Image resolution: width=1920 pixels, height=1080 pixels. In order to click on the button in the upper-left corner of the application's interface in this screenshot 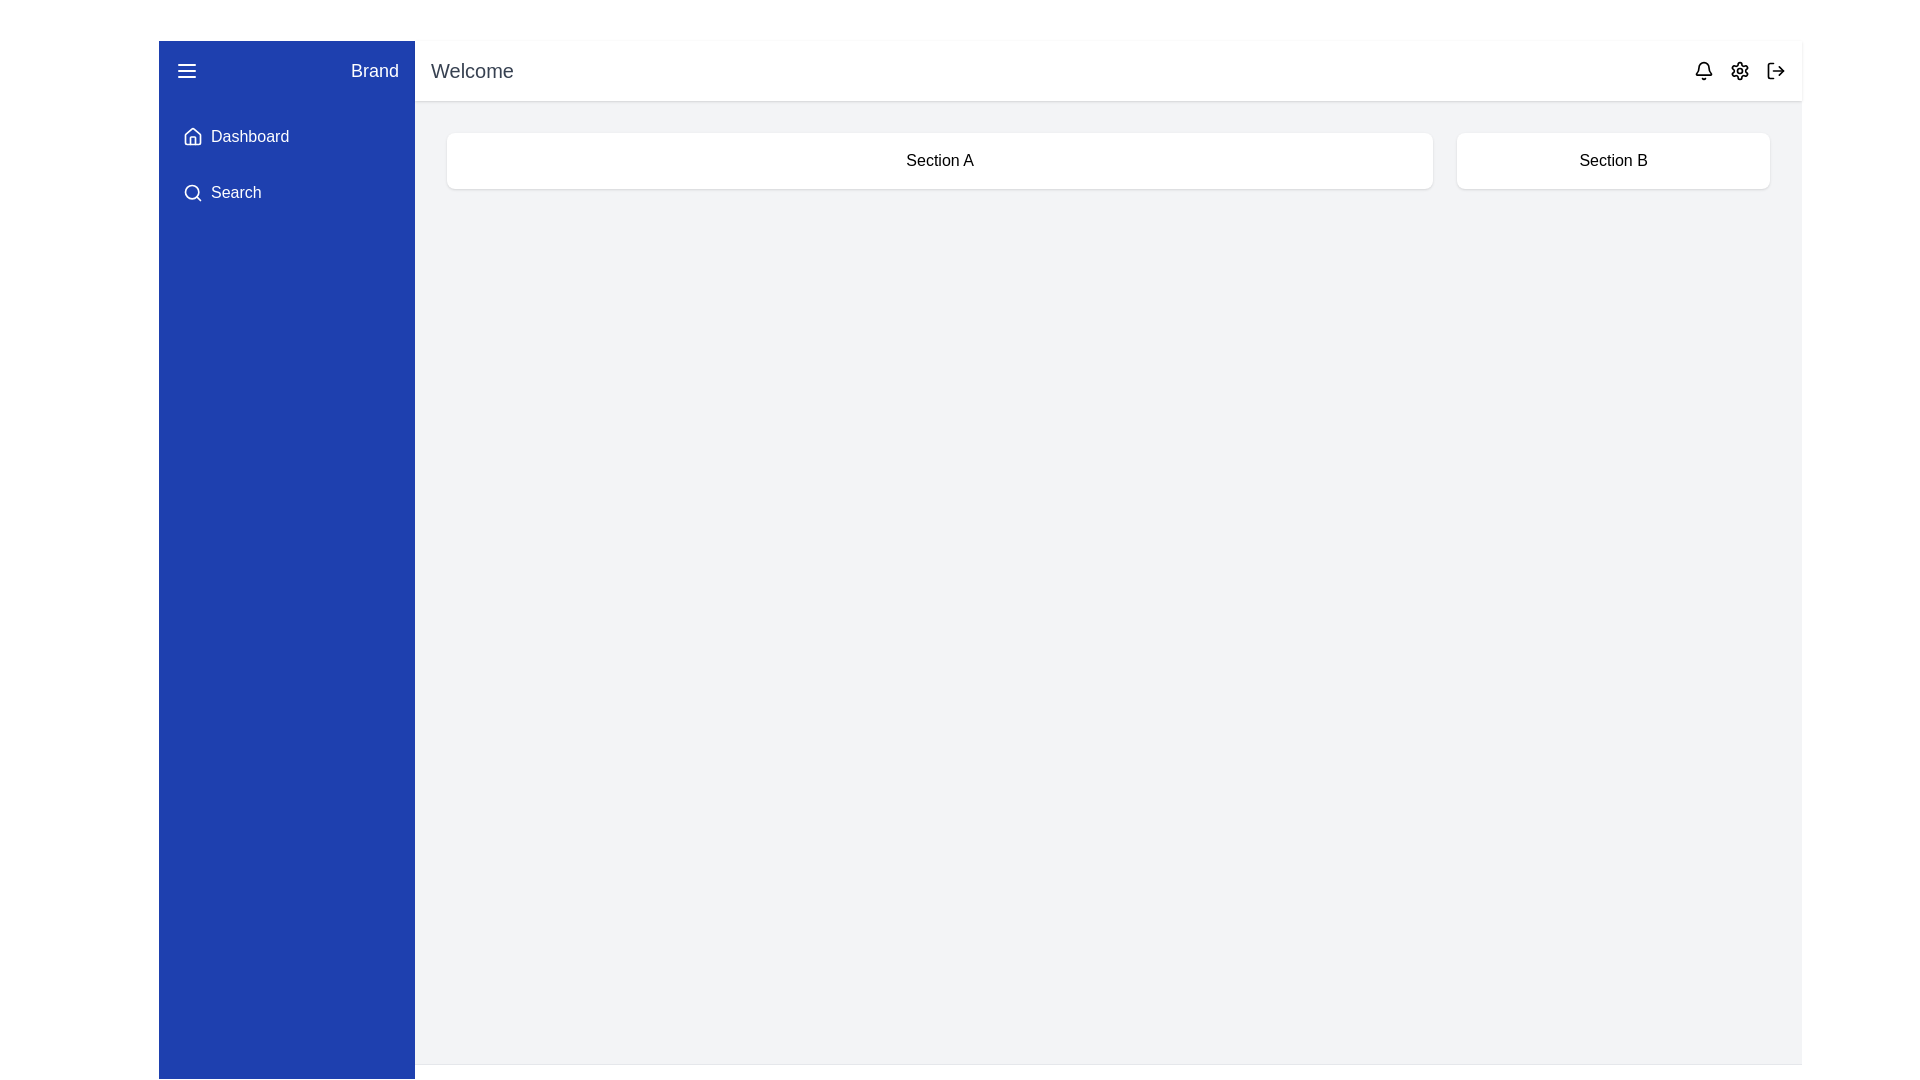, I will do `click(187, 69)`.